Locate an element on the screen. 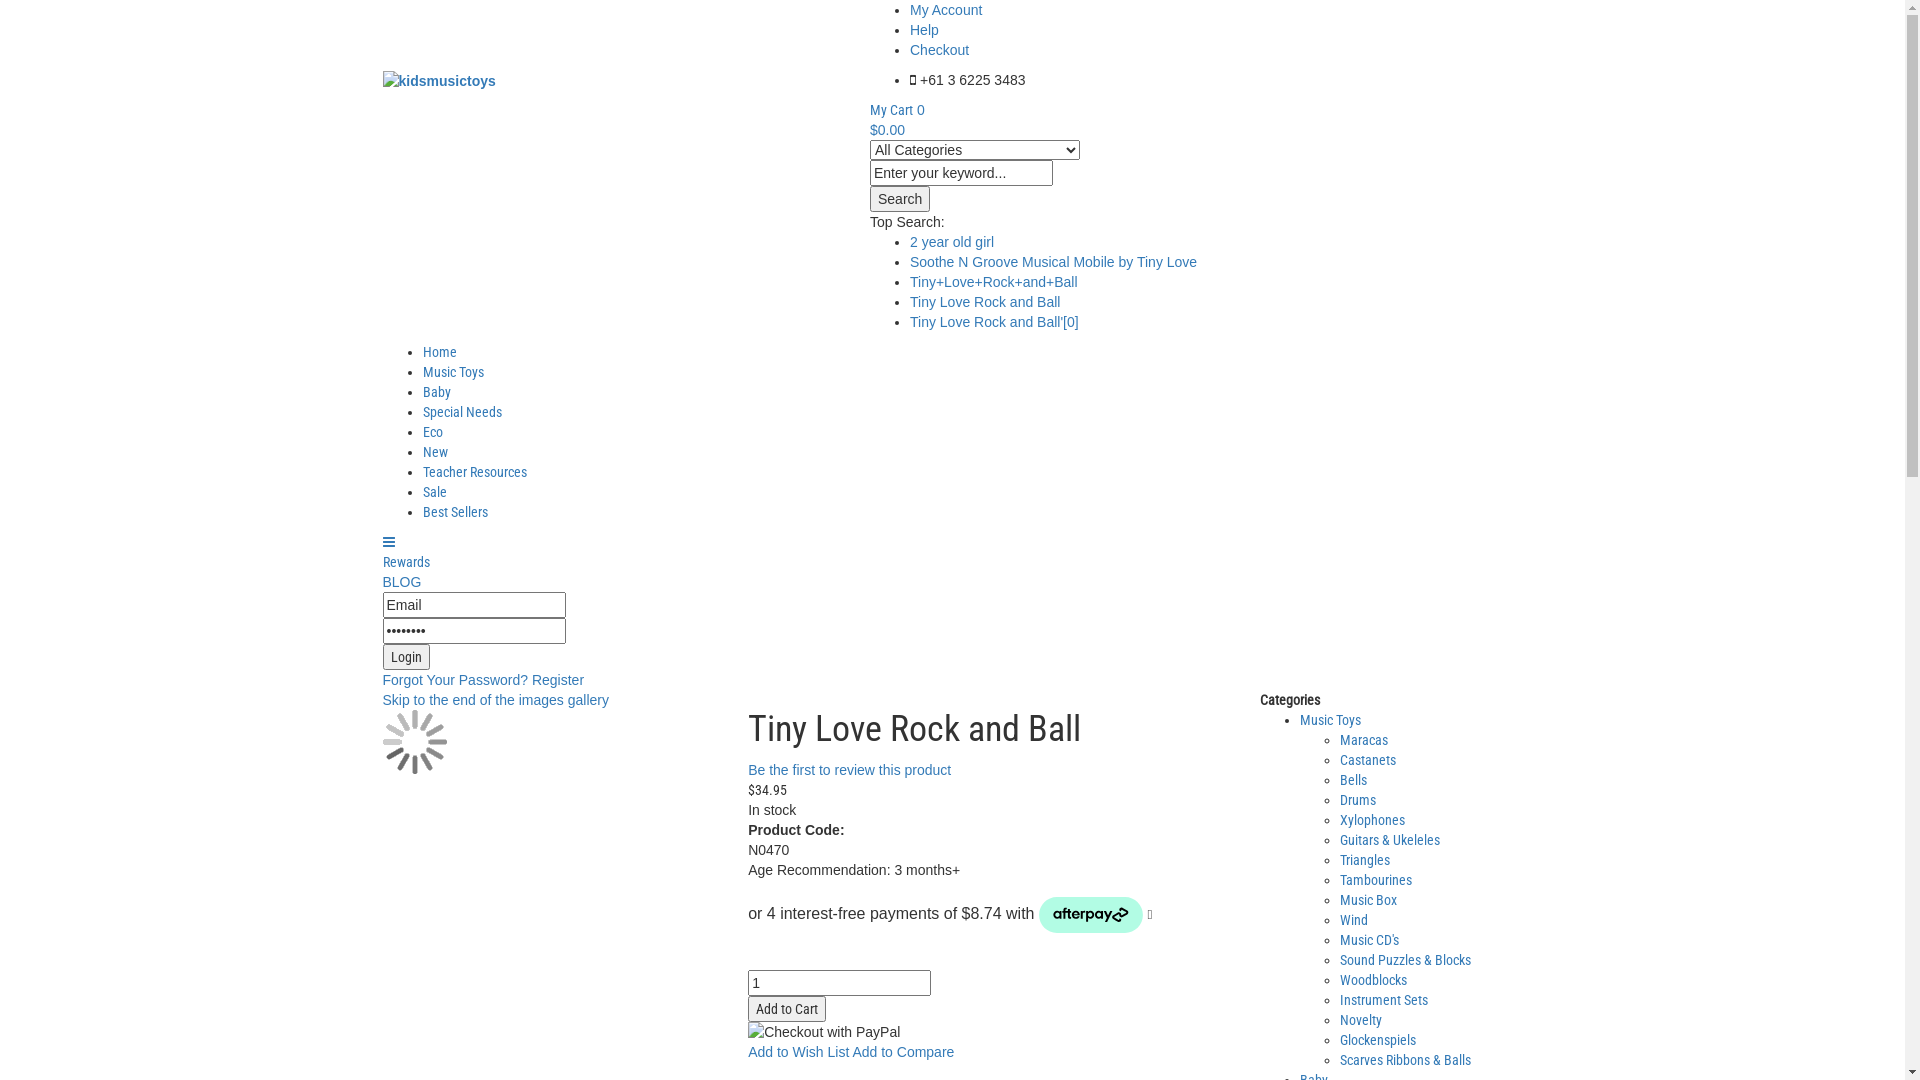  'Music Toys' is located at coordinates (451, 371).